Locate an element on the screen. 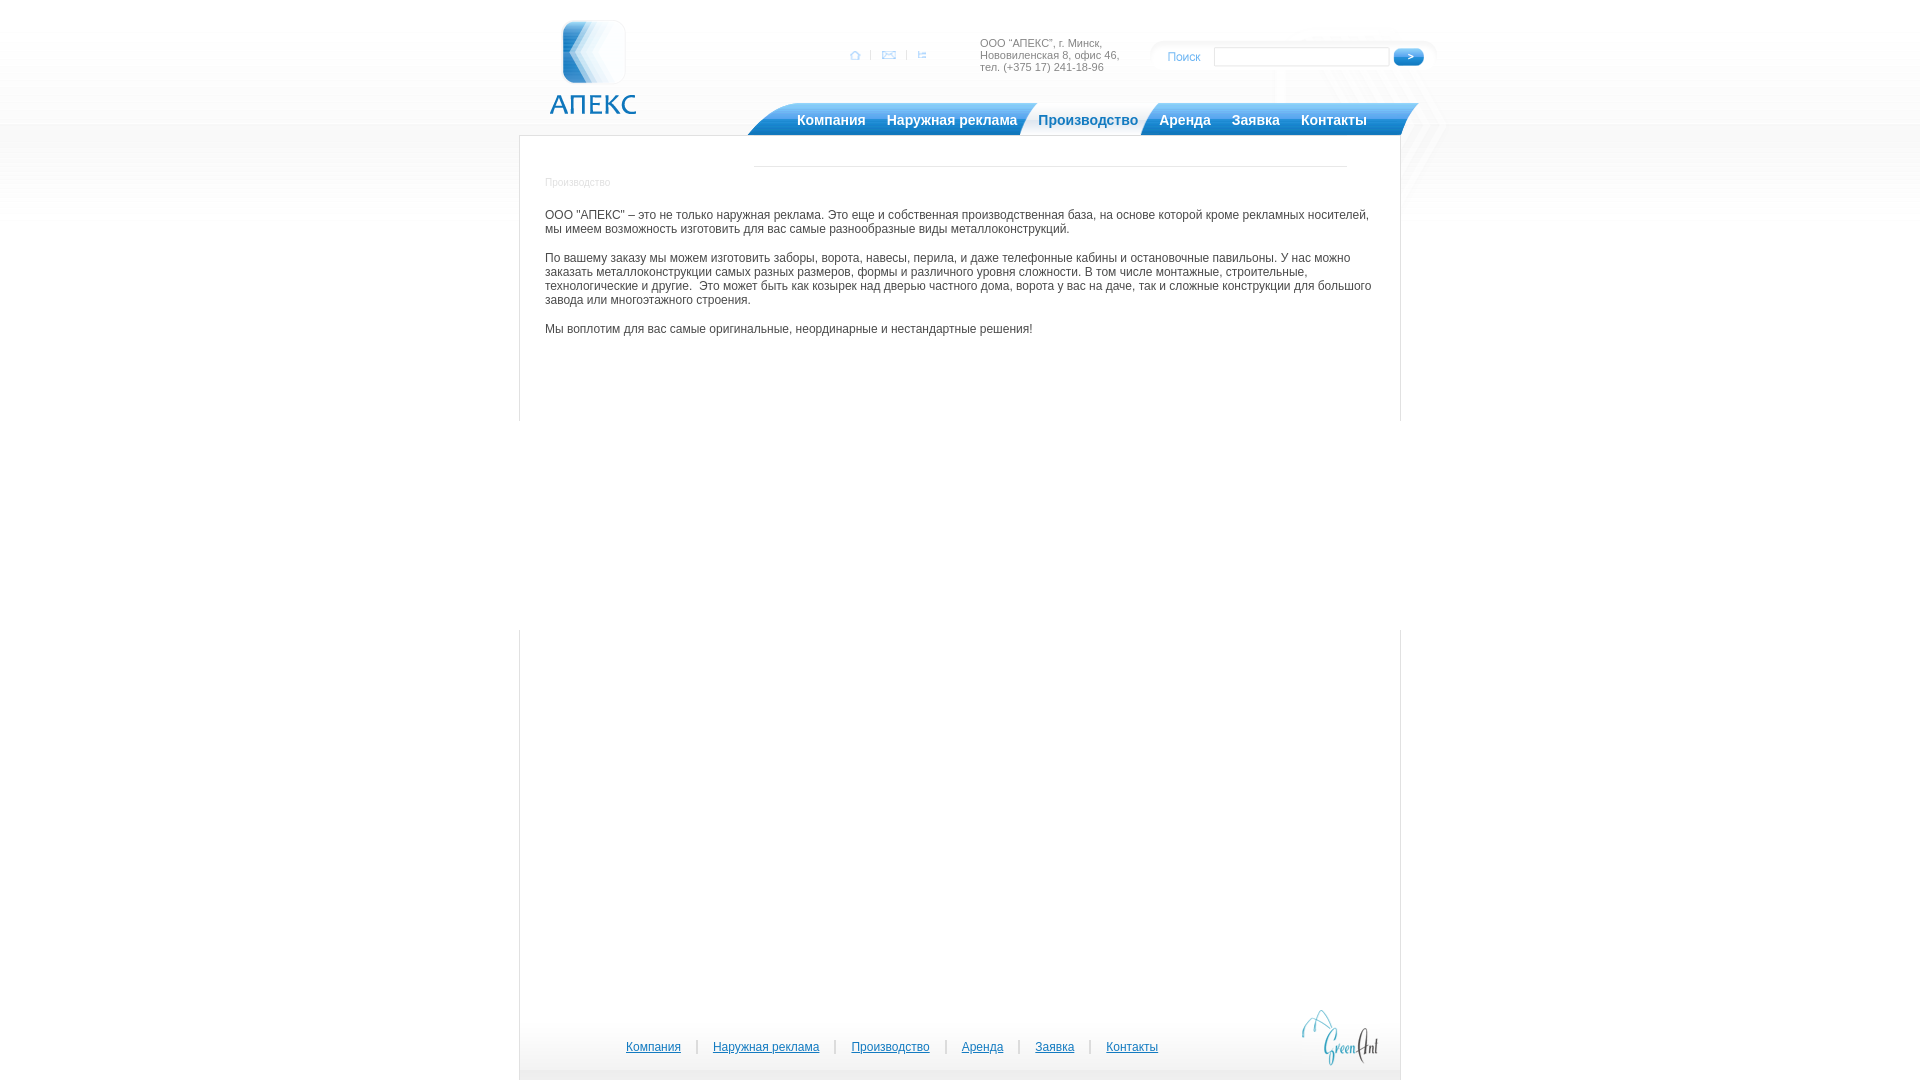  ' ' is located at coordinates (887, 53).